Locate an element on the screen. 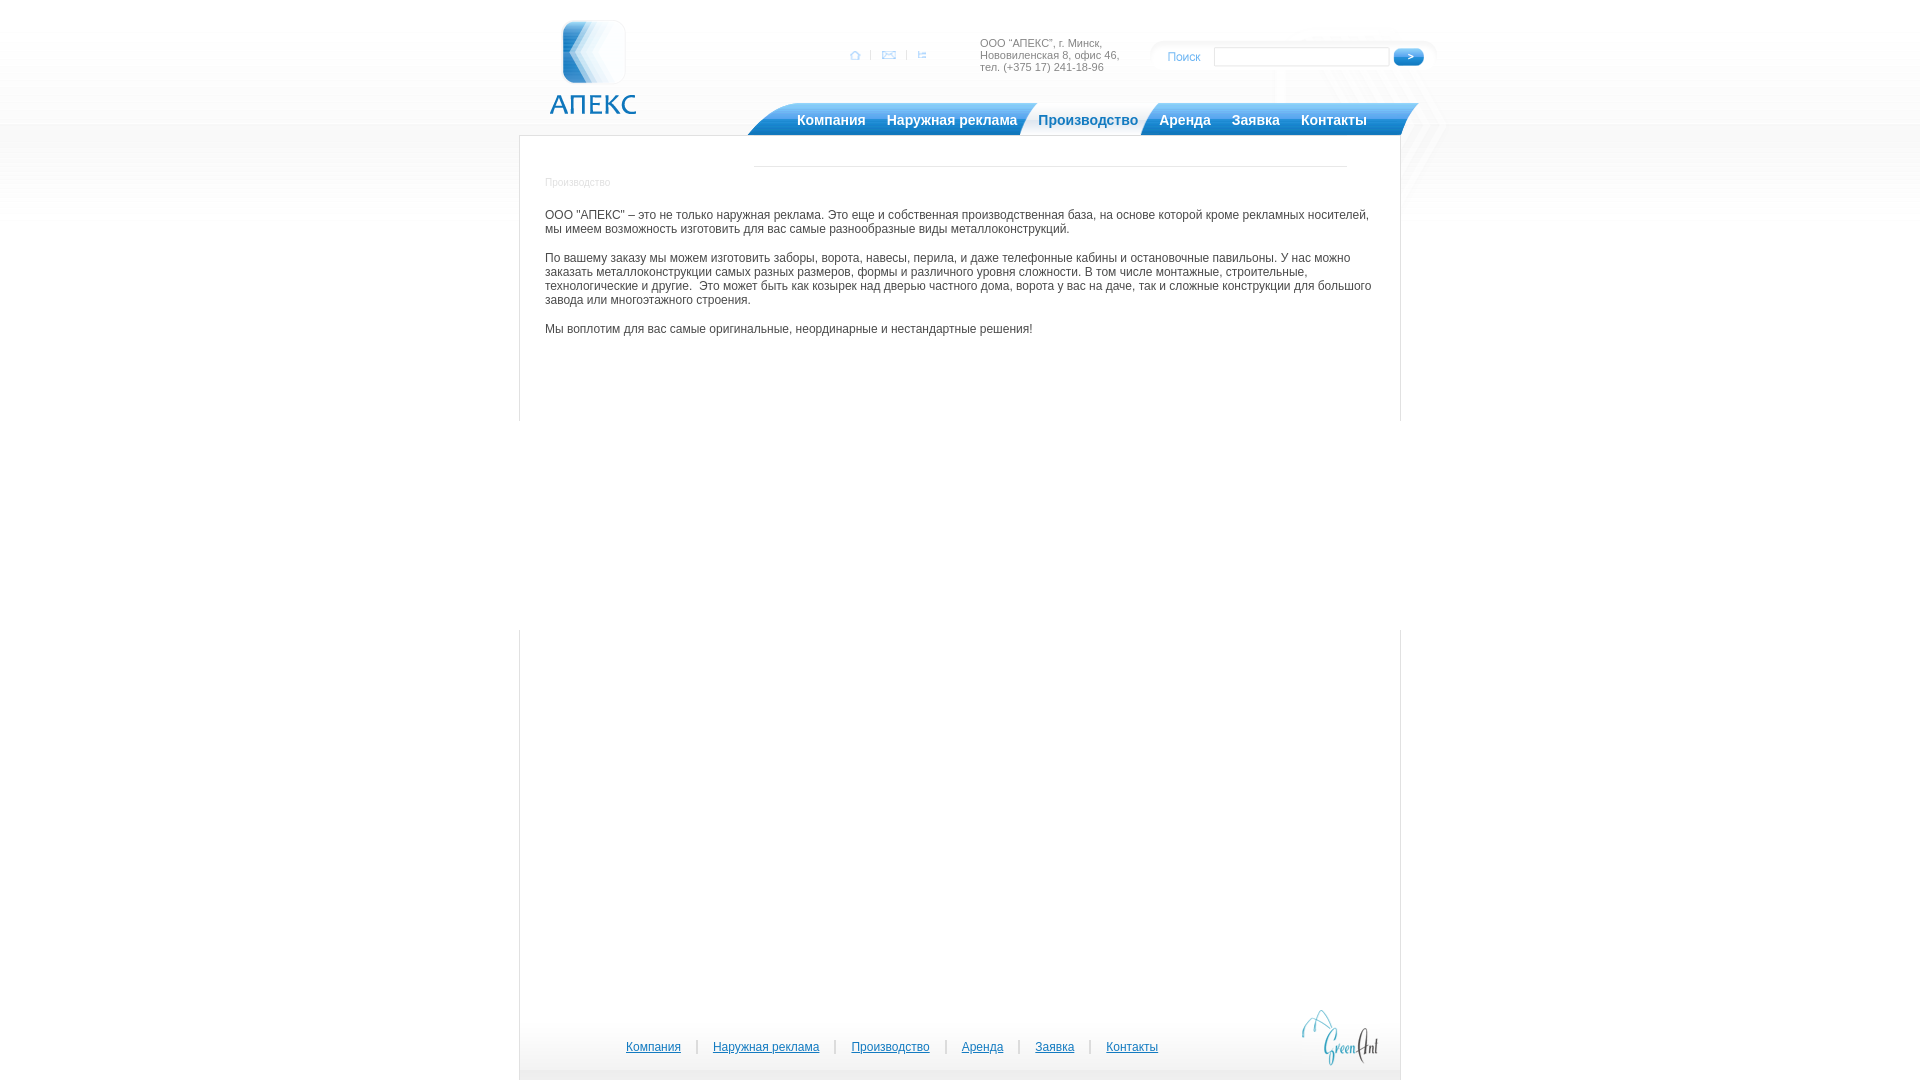  ' ' is located at coordinates (887, 53).